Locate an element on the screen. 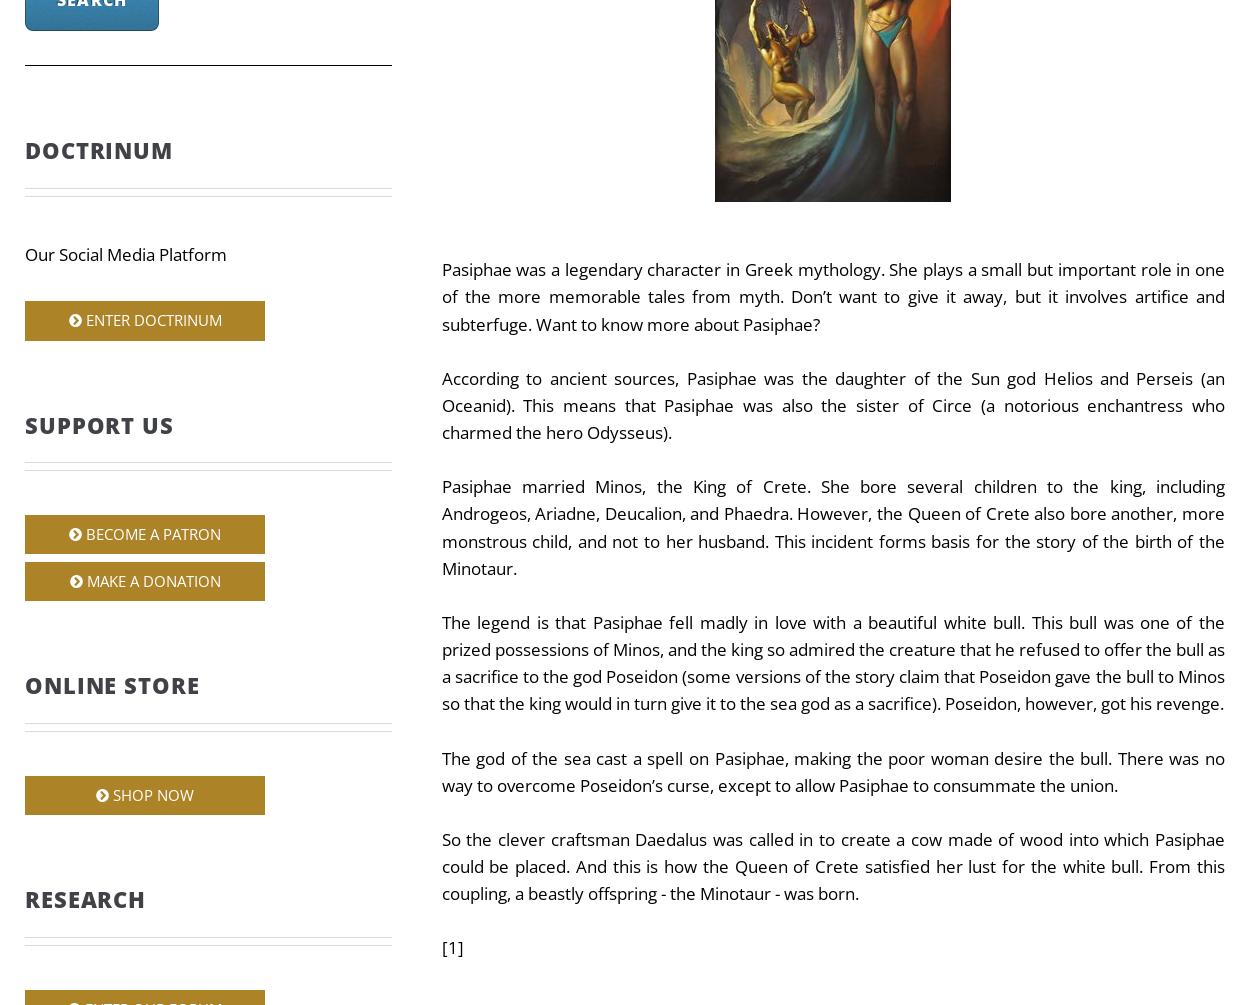  'Shop Now' is located at coordinates (151, 793).